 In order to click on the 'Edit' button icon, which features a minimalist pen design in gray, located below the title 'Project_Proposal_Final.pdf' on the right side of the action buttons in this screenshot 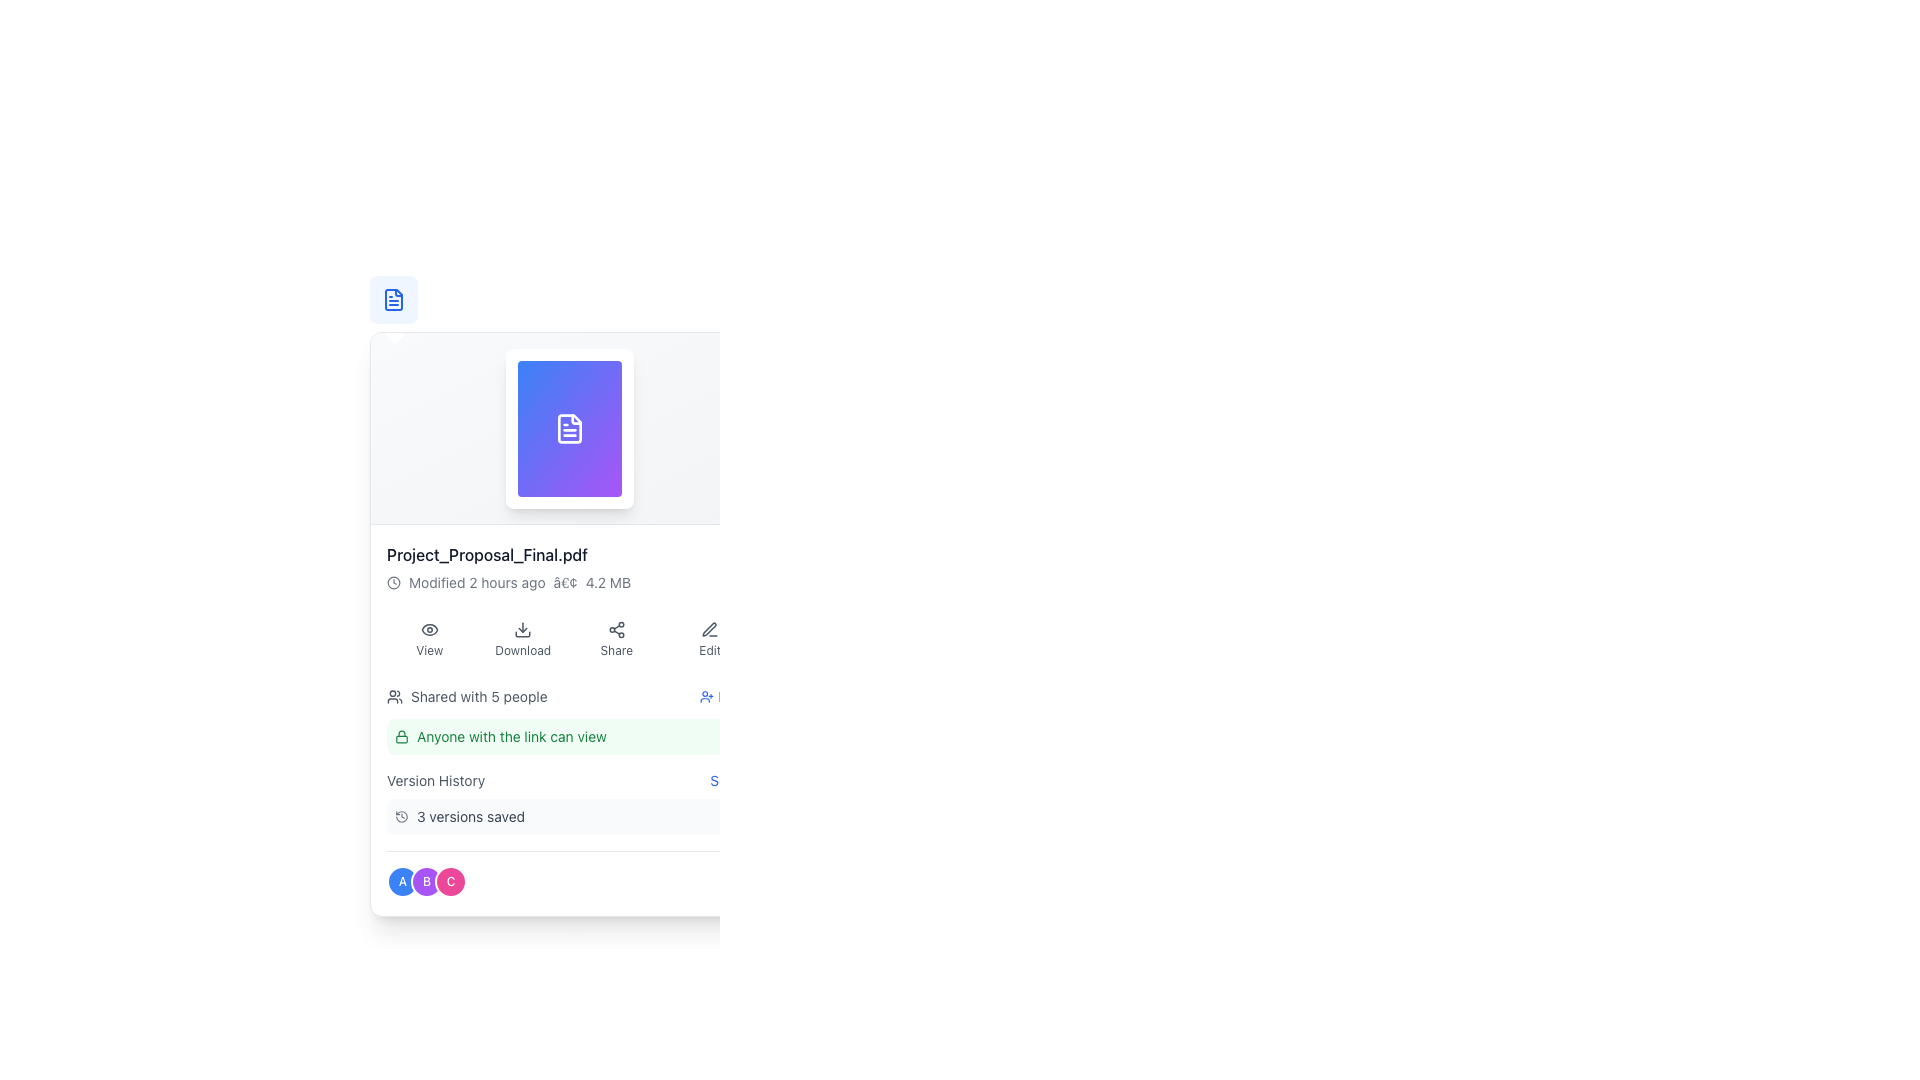, I will do `click(710, 628)`.